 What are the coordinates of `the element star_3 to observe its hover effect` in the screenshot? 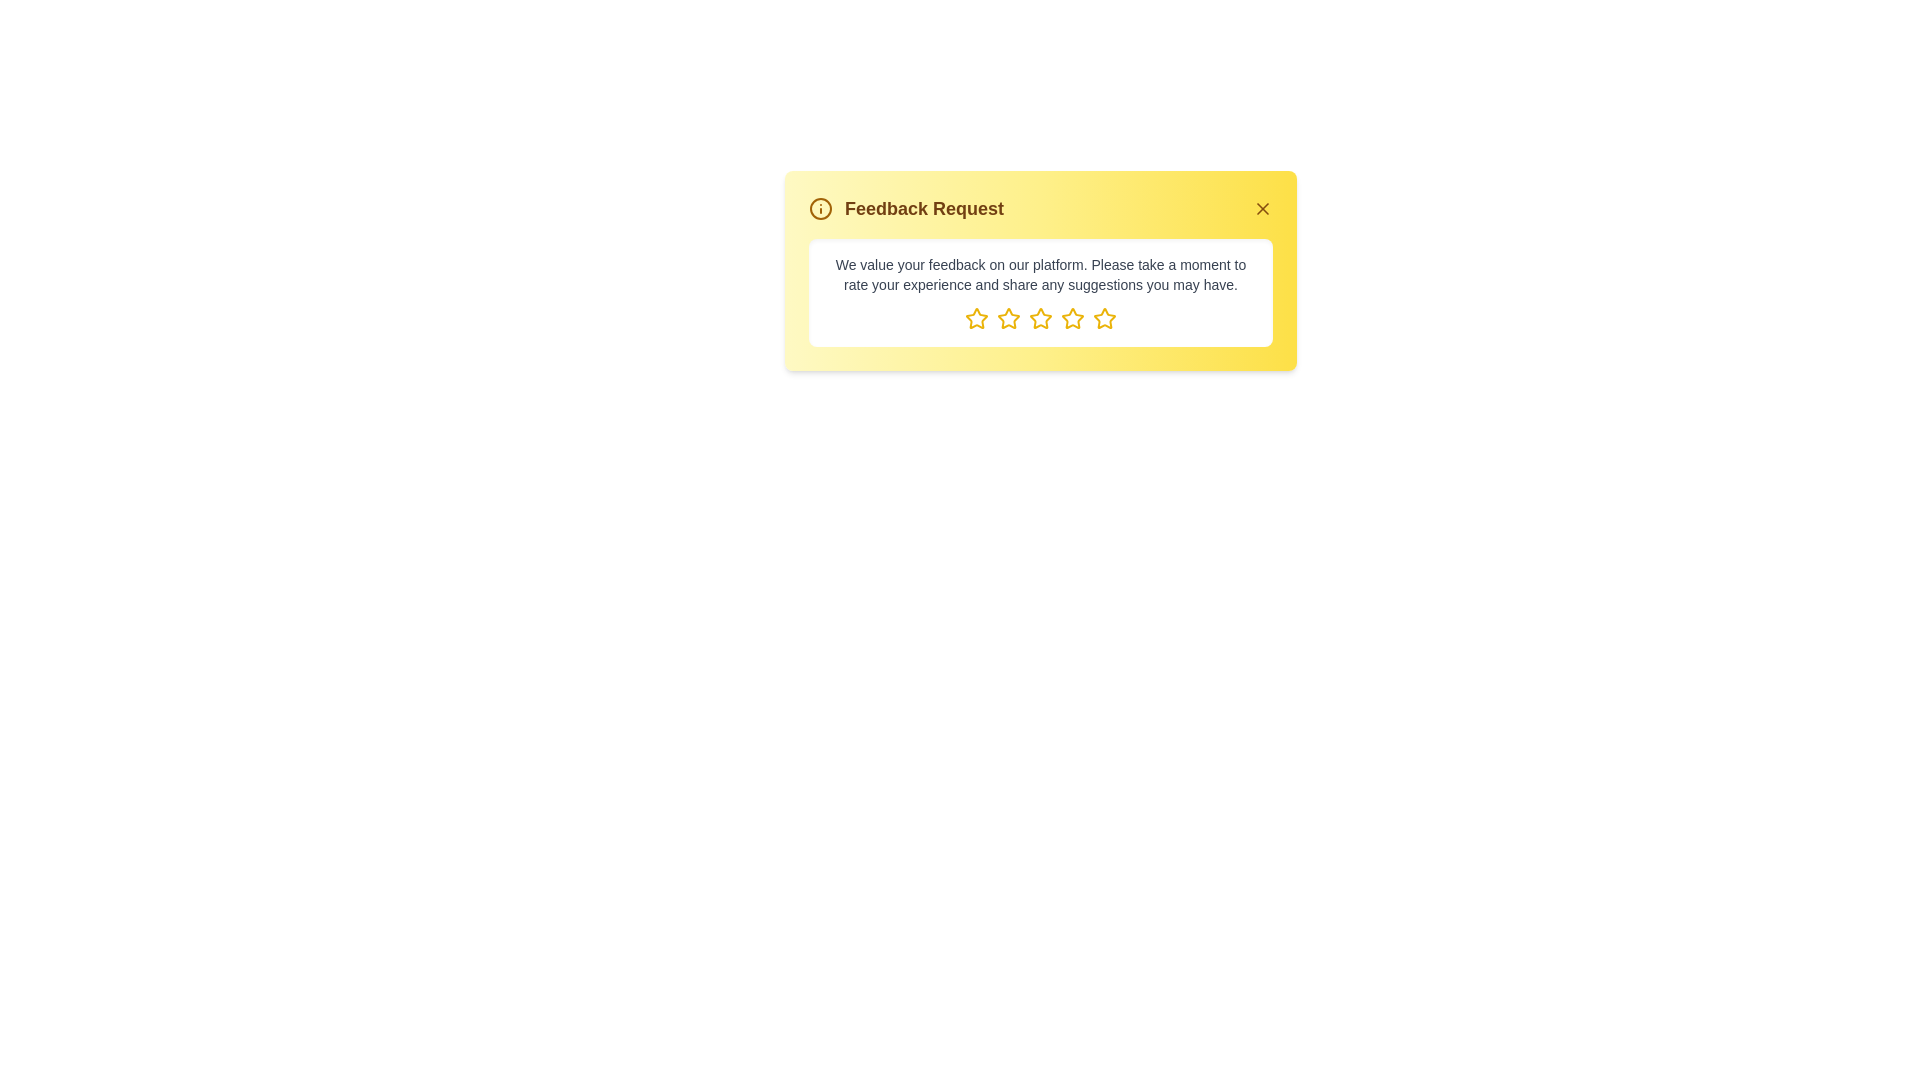 It's located at (1040, 318).